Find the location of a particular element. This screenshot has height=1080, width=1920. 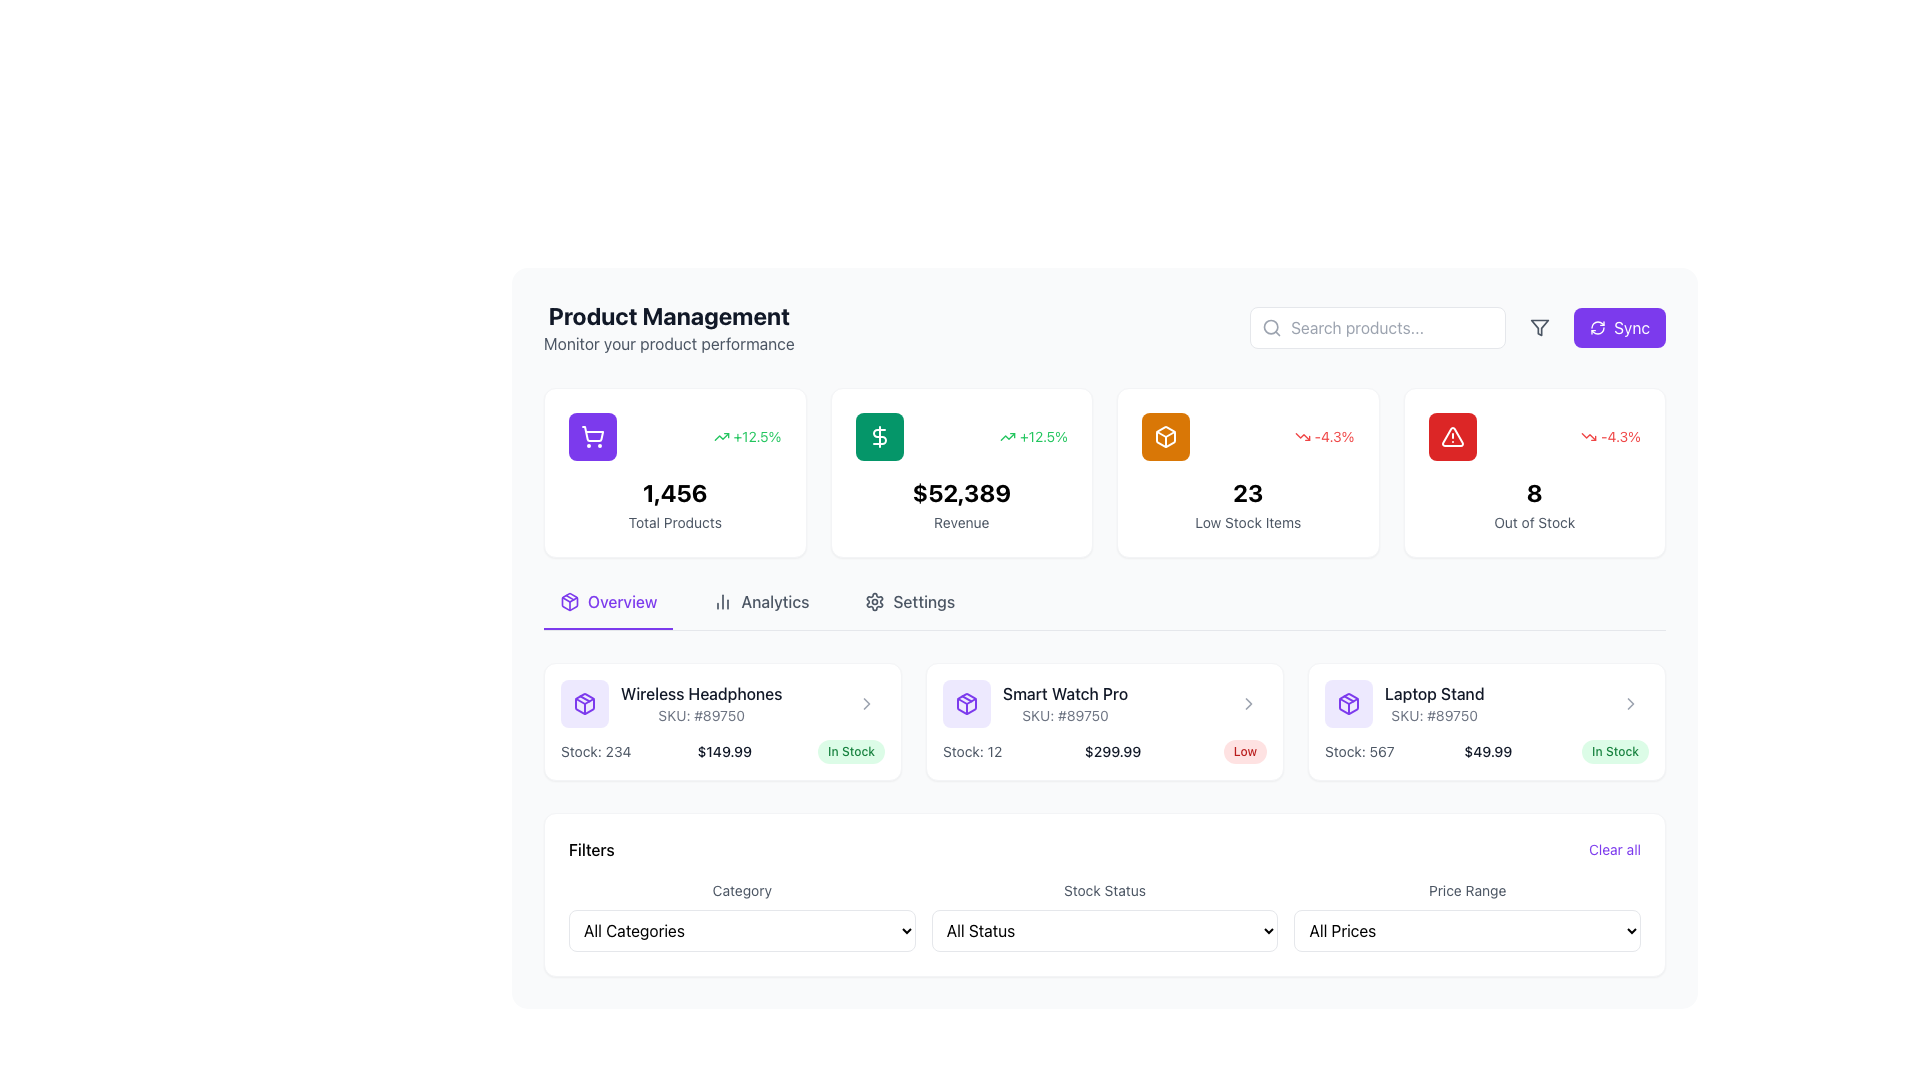

the static text label that provides context for the main heading 'Product Management', which is positioned directly underneath it is located at coordinates (669, 342).